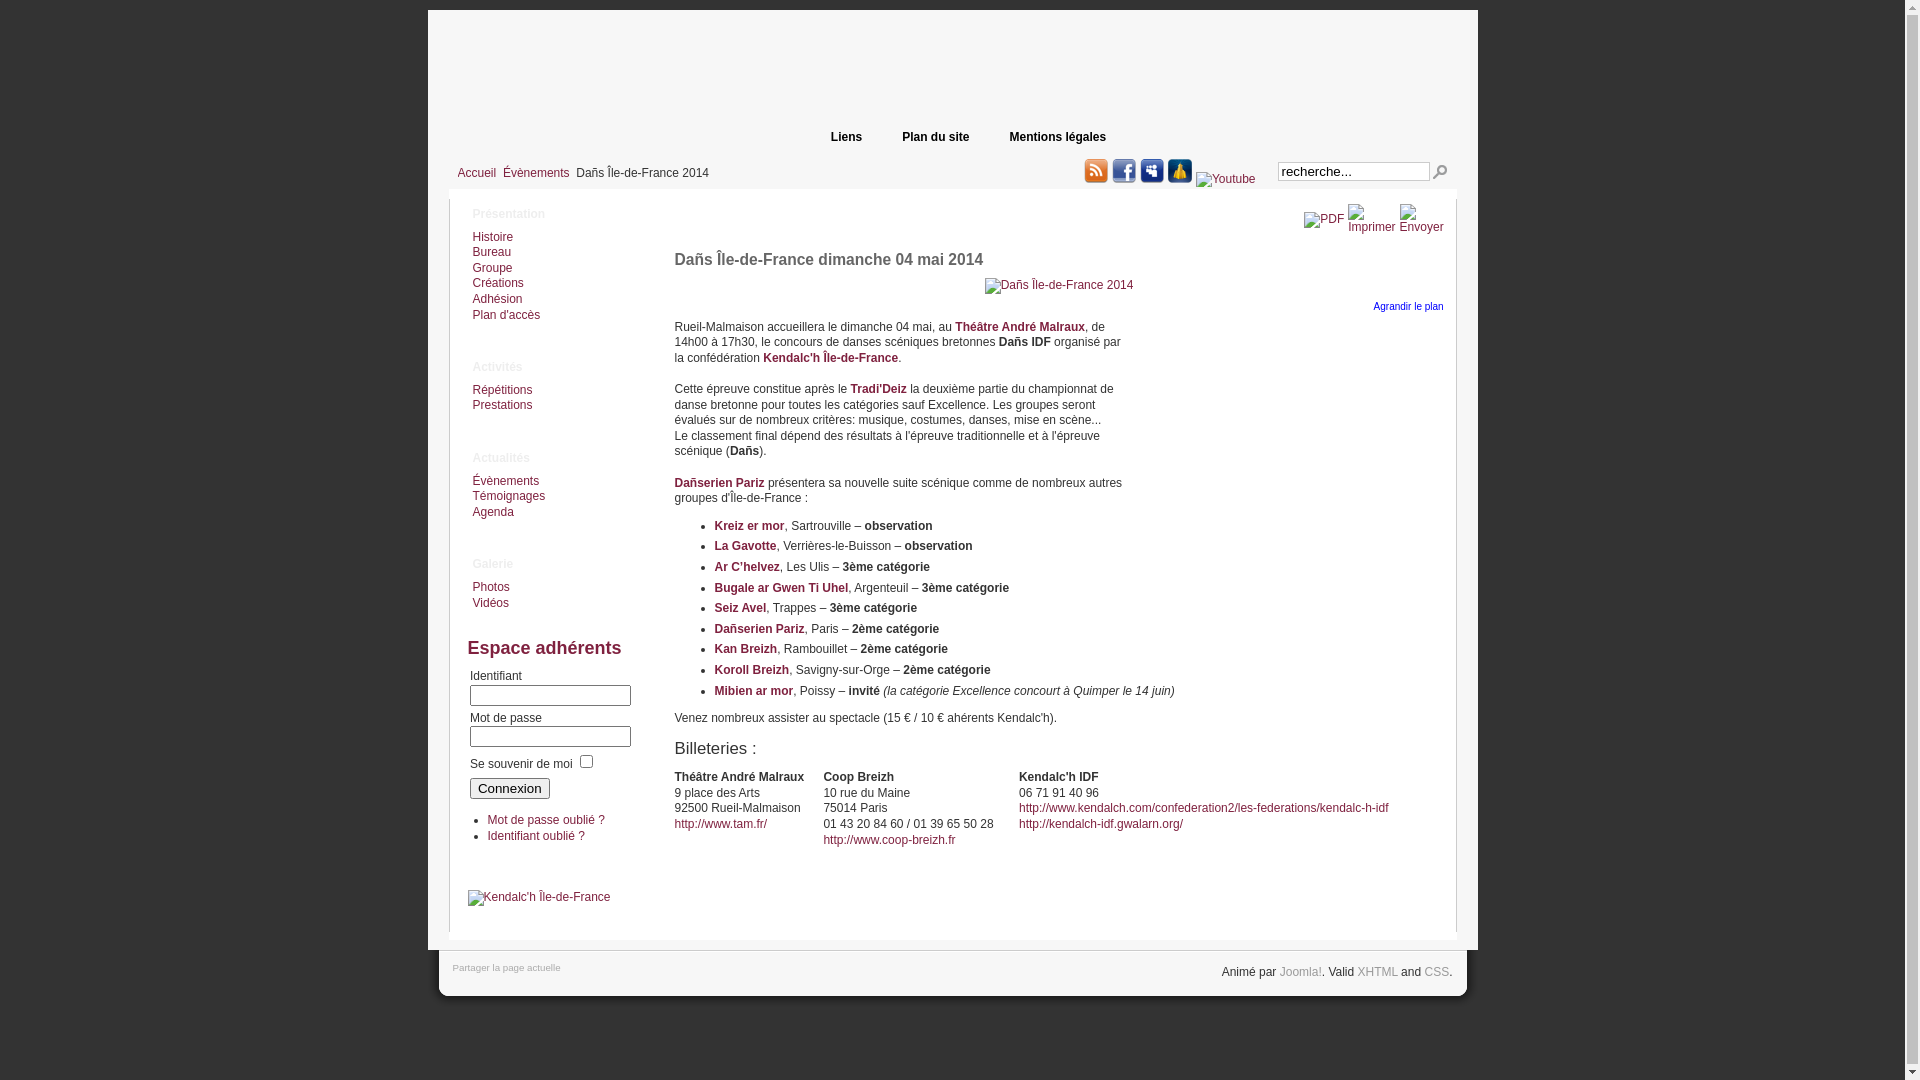 The width and height of the screenshot is (1920, 1080). I want to click on 'Tradi'Deiz', so click(850, 389).